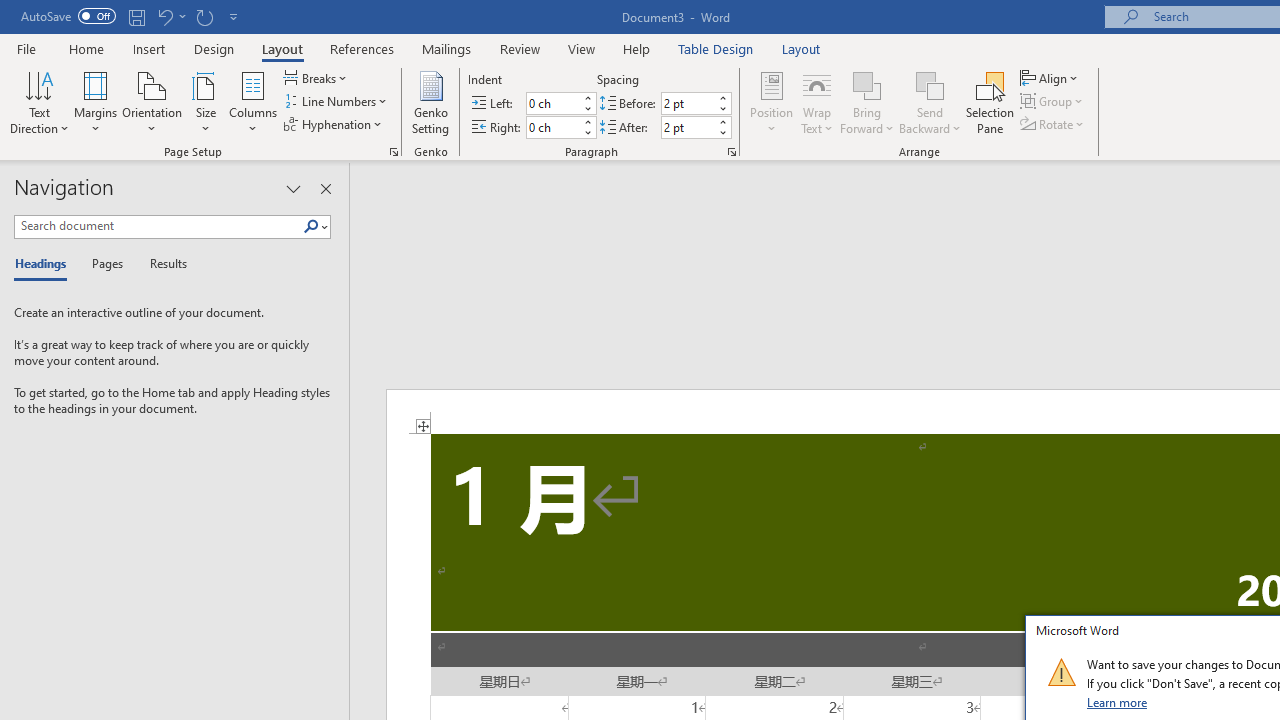 The image size is (1280, 720). What do you see at coordinates (334, 124) in the screenshot?
I see `'Hyphenation'` at bounding box center [334, 124].